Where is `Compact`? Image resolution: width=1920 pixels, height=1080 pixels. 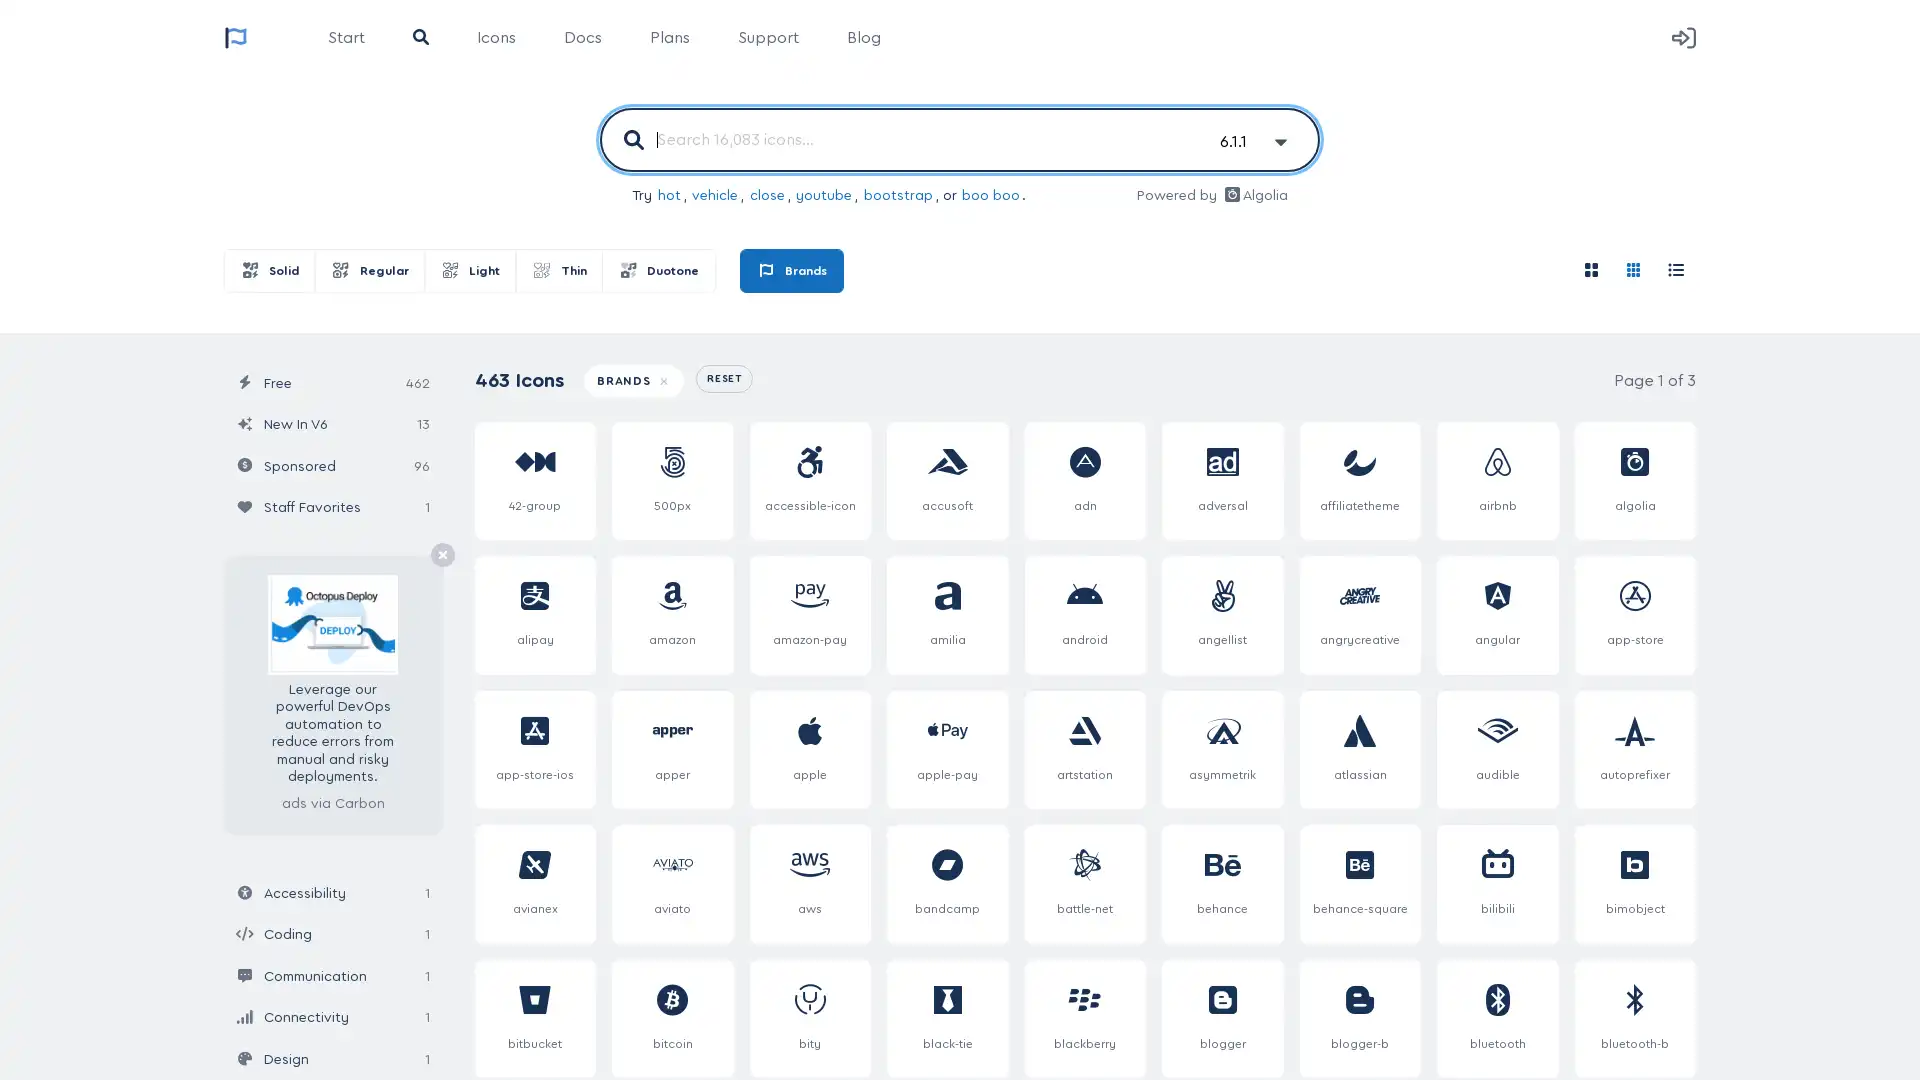 Compact is located at coordinates (1614, 277).